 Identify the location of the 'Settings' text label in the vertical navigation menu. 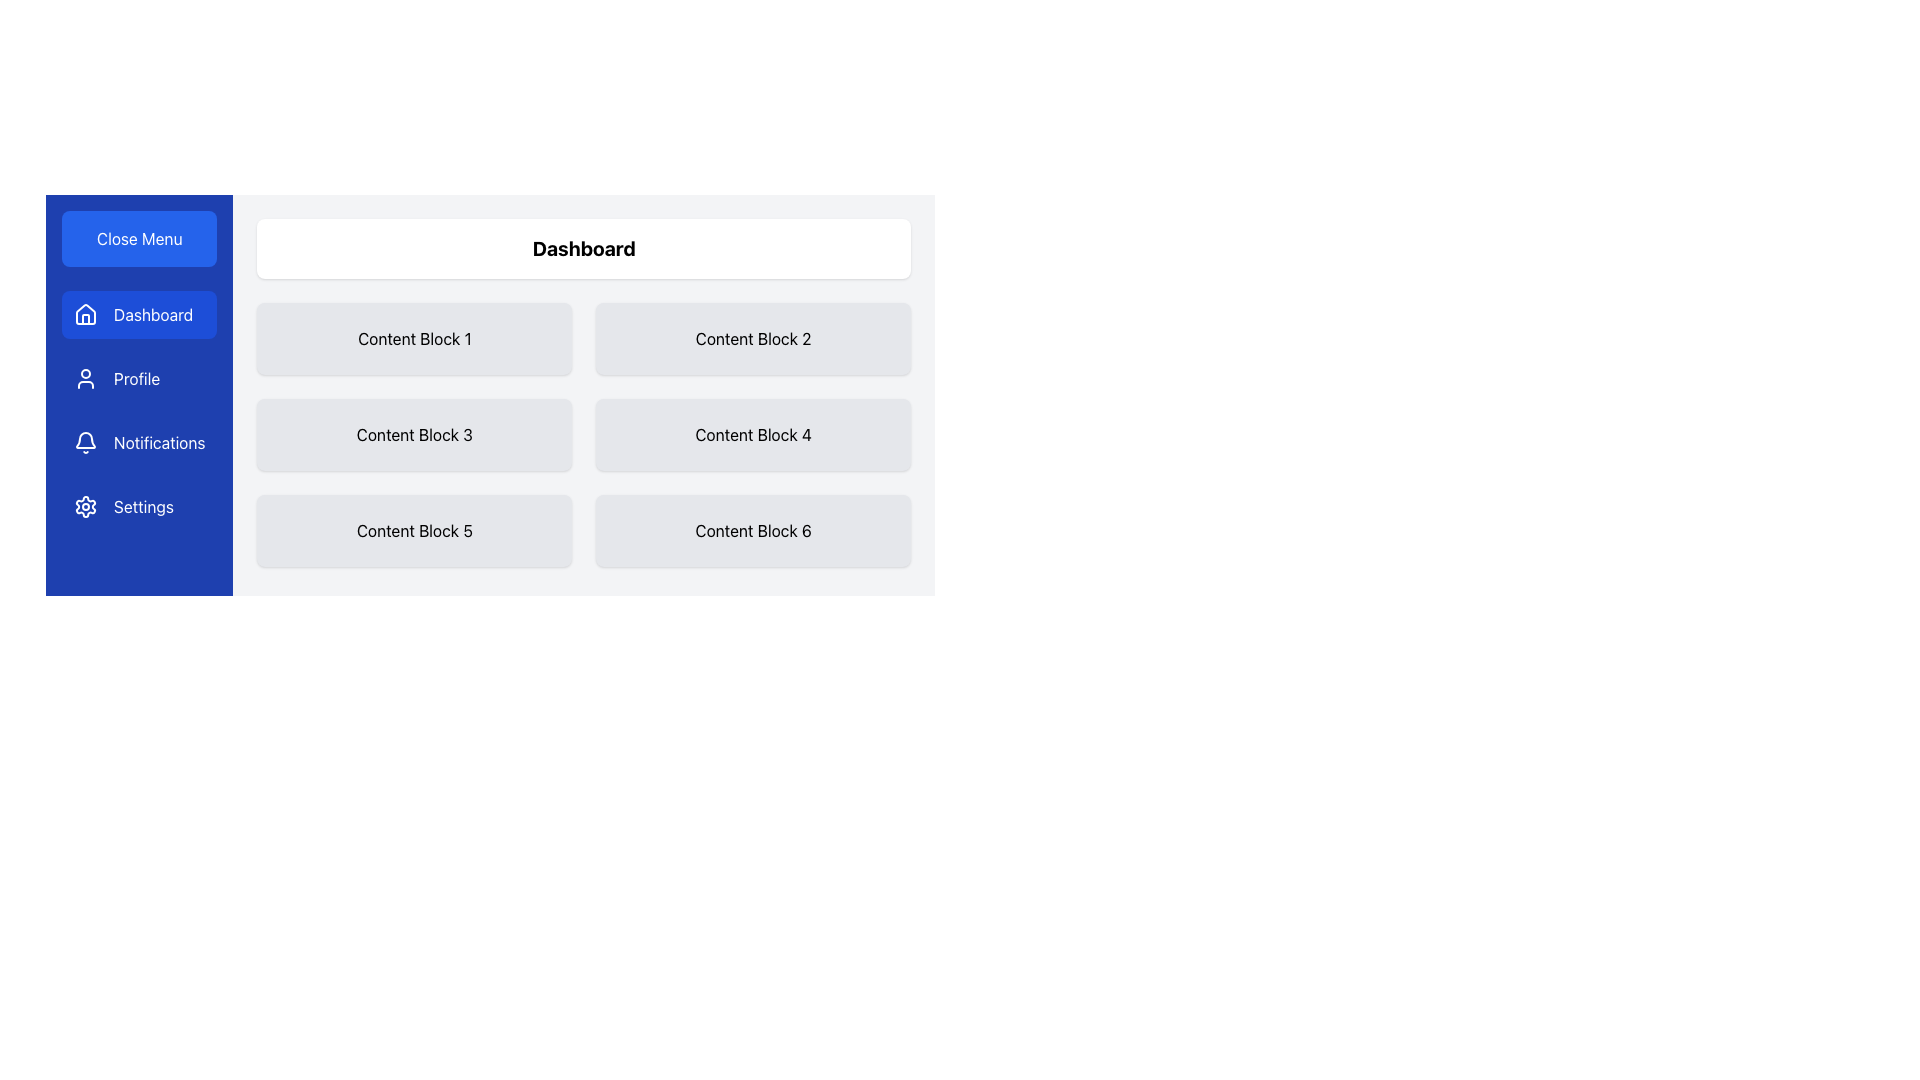
(143, 505).